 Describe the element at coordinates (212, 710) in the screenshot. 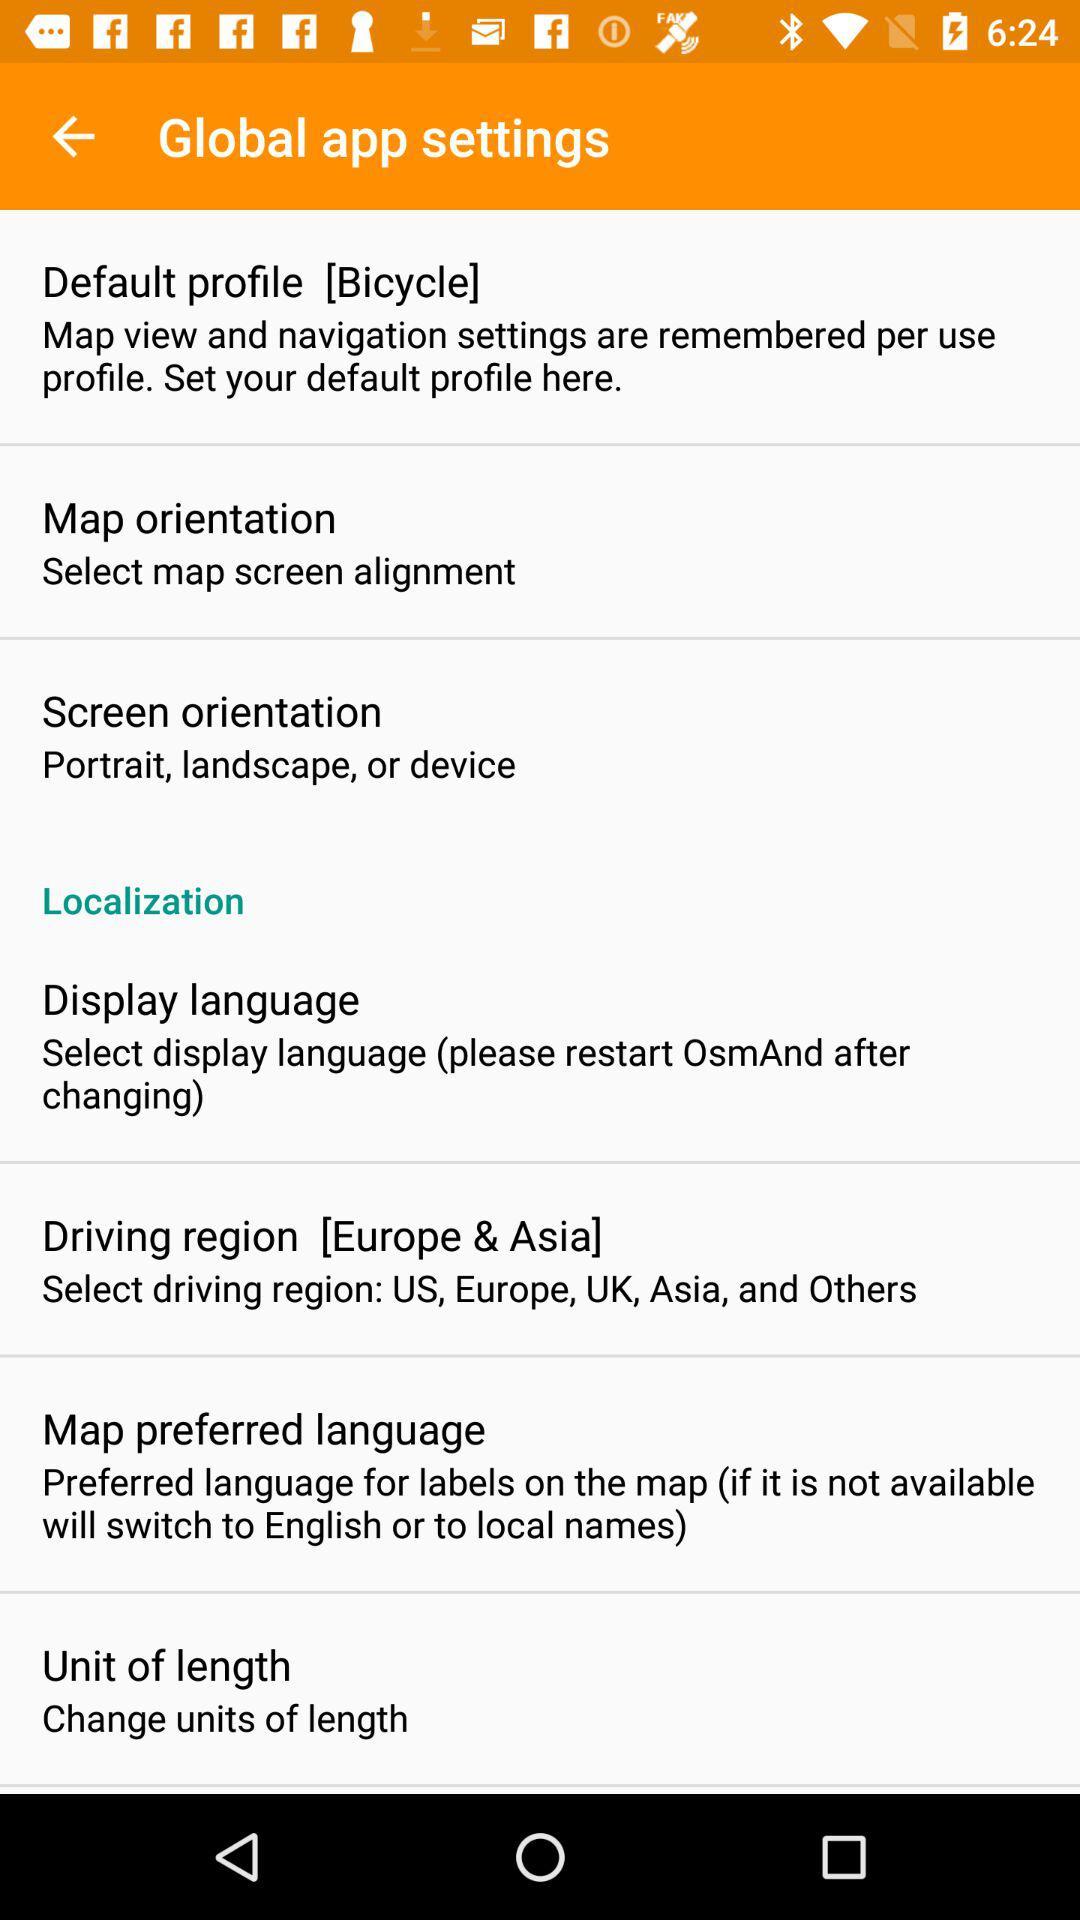

I see `screen orientation` at that location.